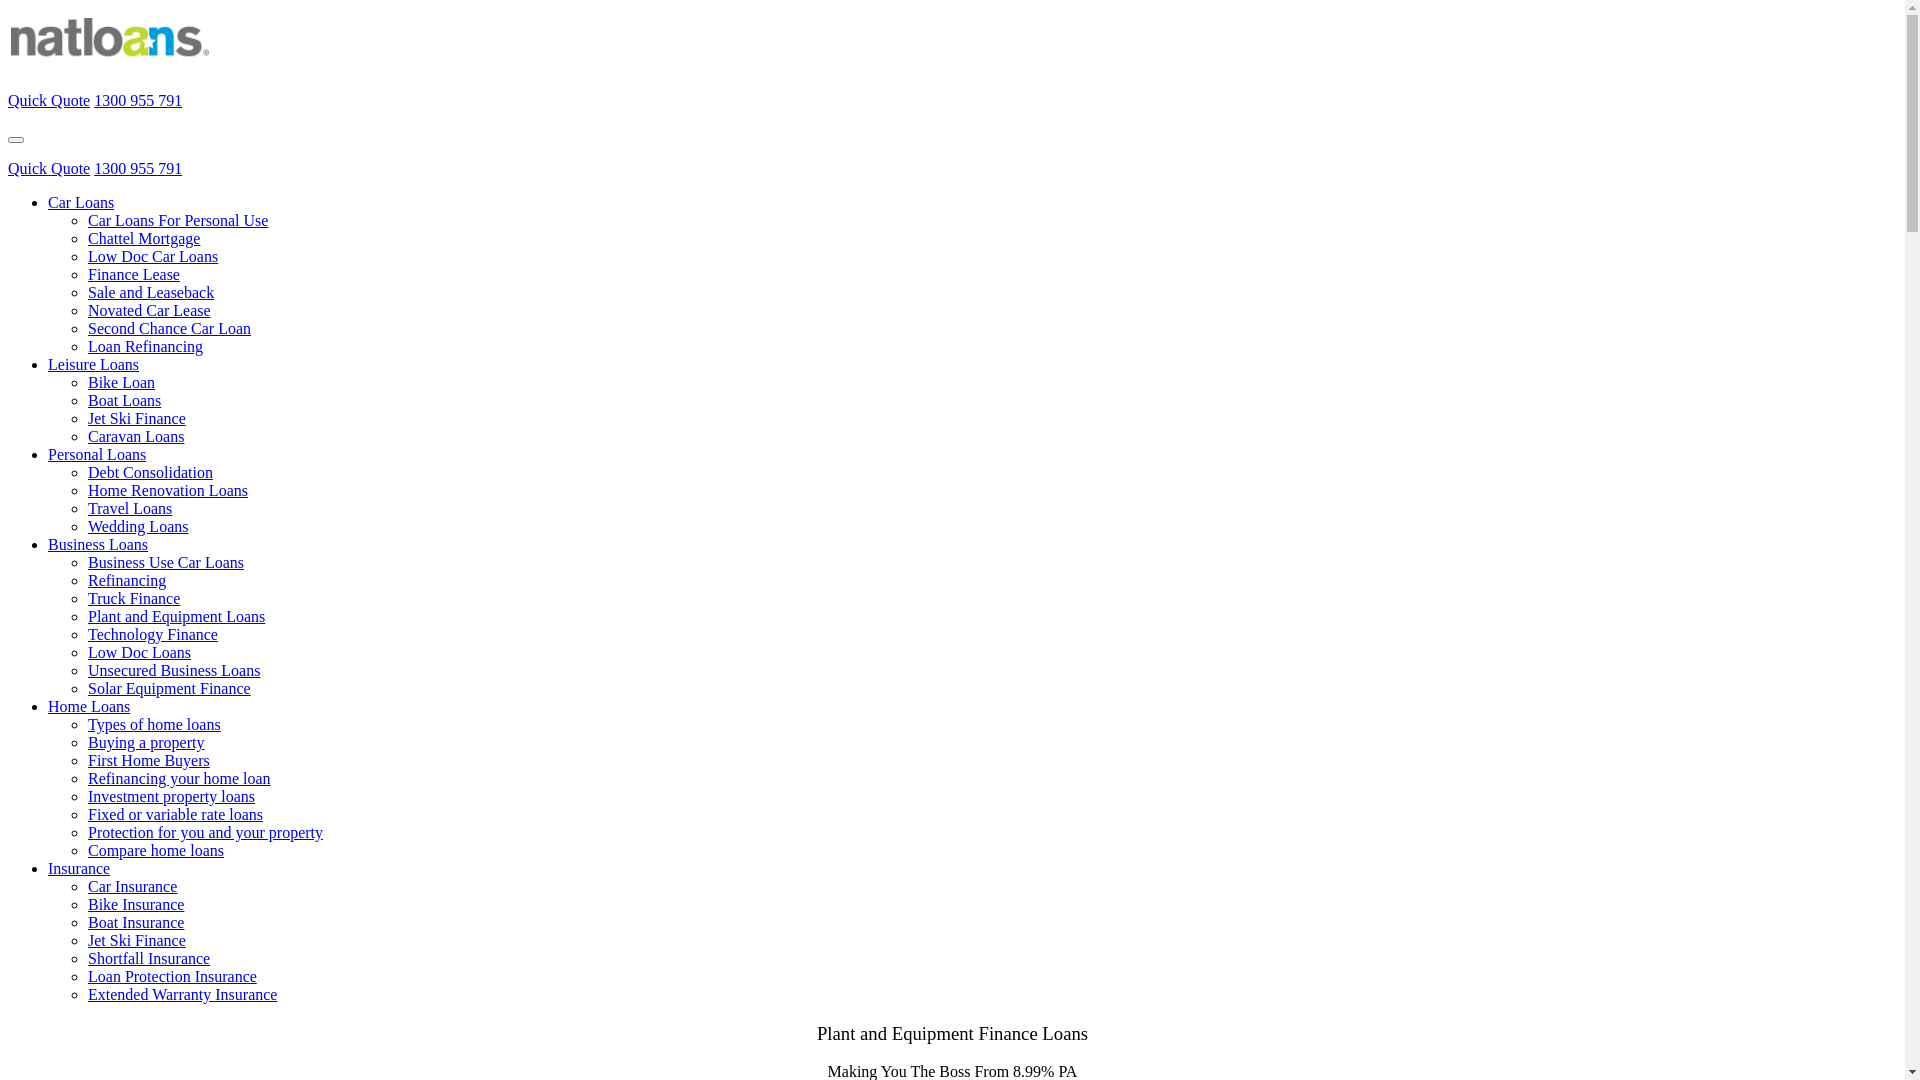 This screenshot has width=1920, height=1080. I want to click on 'Business Use Car Loans', so click(166, 562).